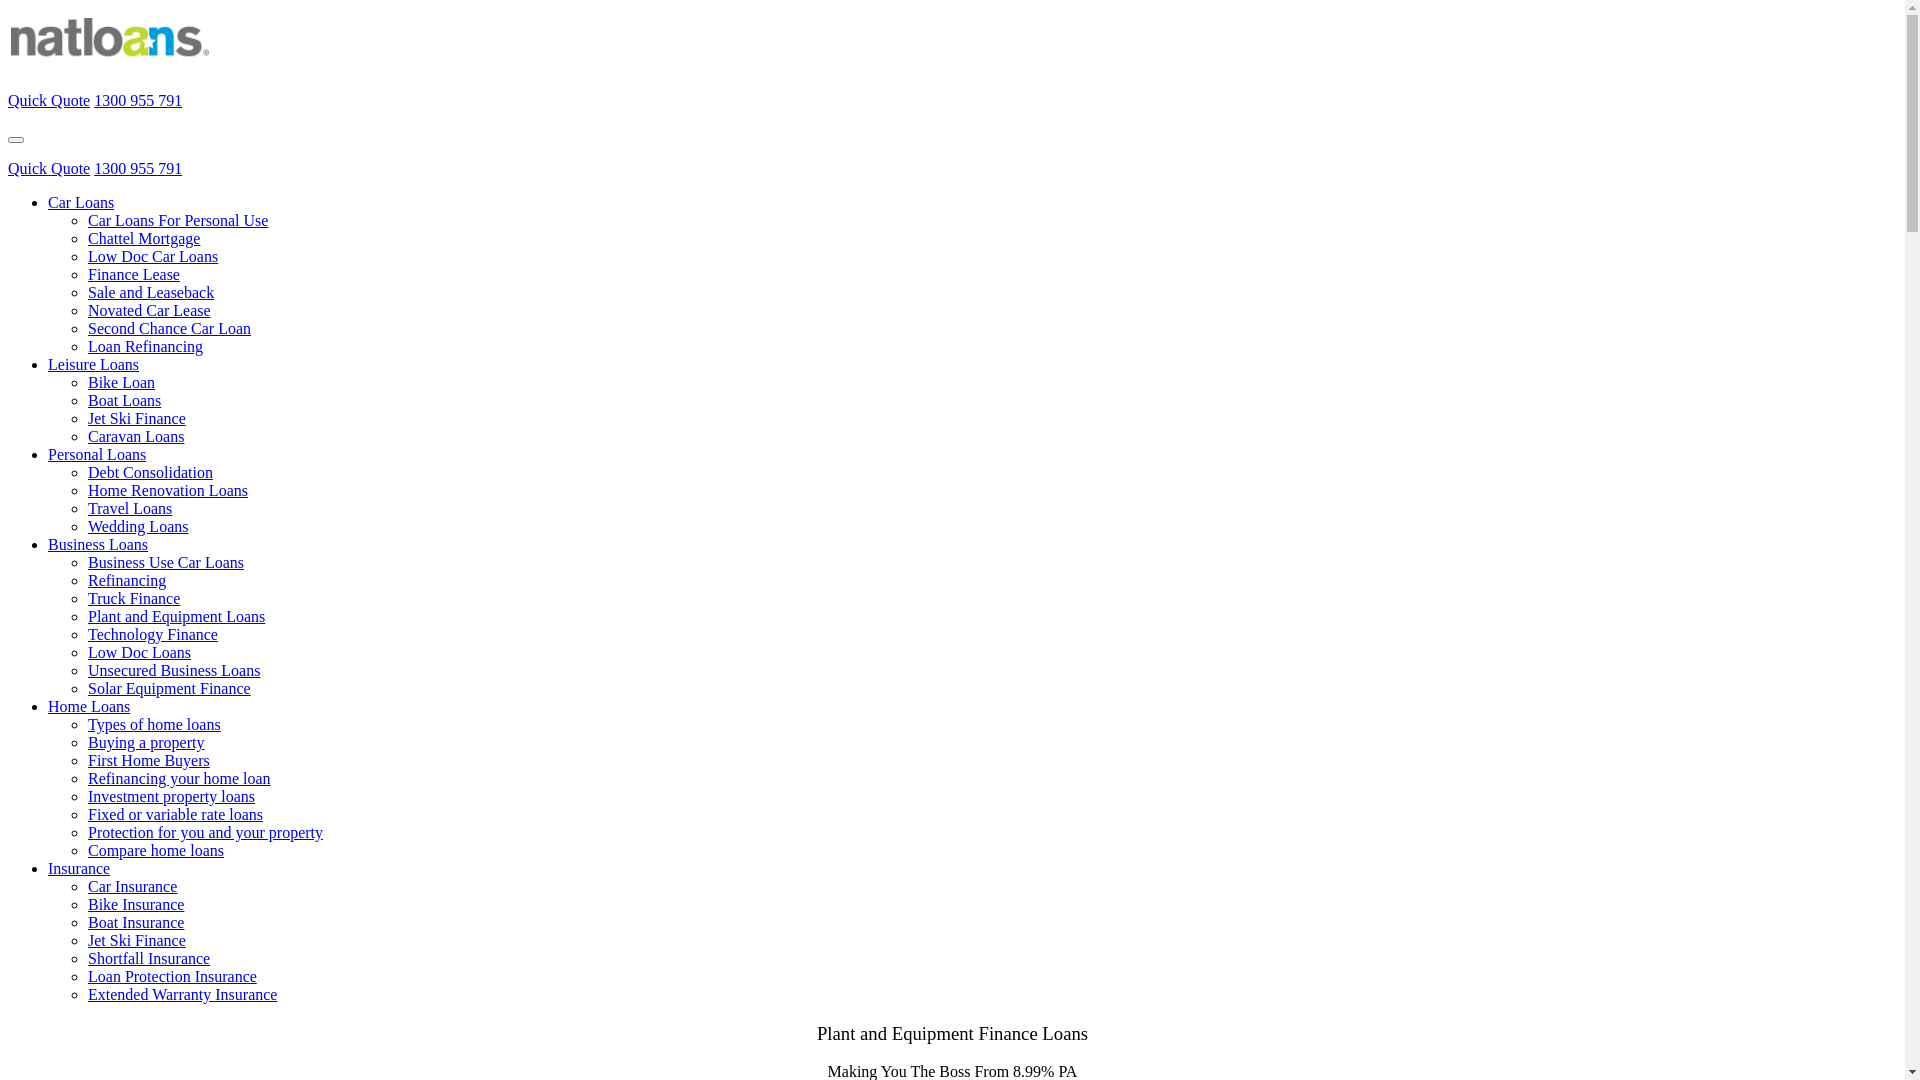 This screenshot has width=1920, height=1080. I want to click on 'Business Use Car Loans', so click(166, 562).